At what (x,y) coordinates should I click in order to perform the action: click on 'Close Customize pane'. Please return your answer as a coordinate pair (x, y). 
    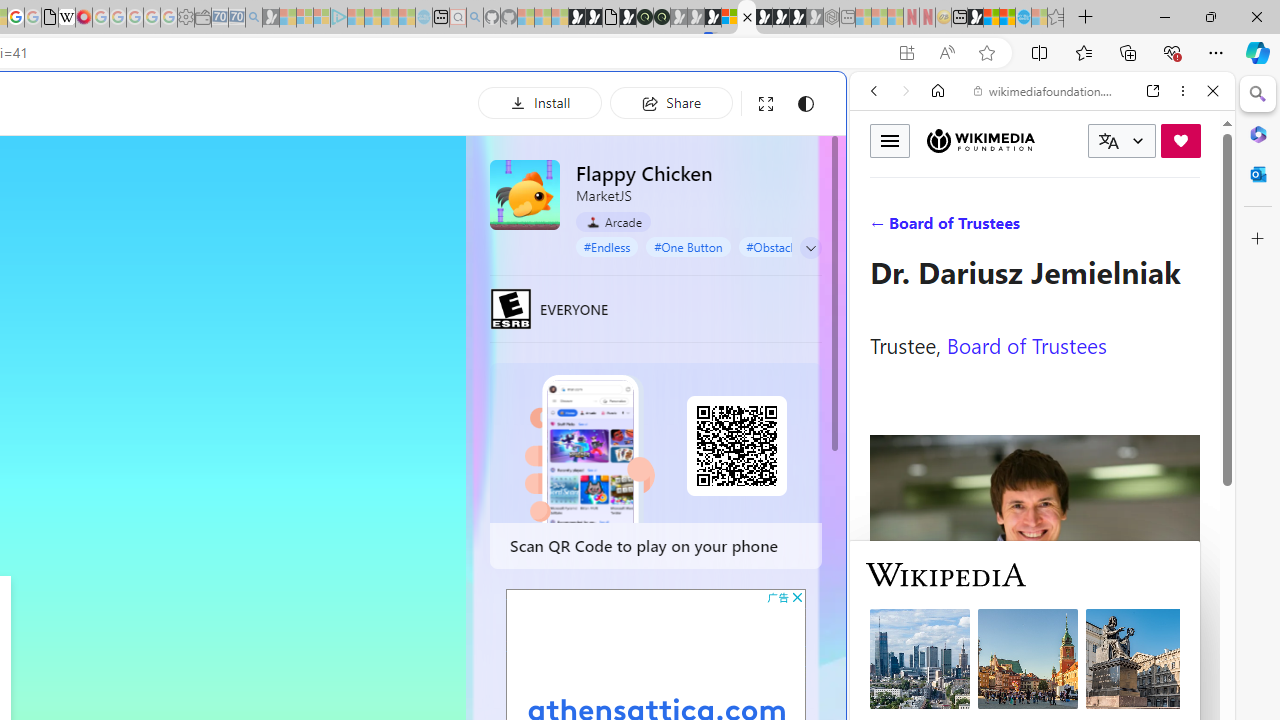
    Looking at the image, I should click on (1257, 238).